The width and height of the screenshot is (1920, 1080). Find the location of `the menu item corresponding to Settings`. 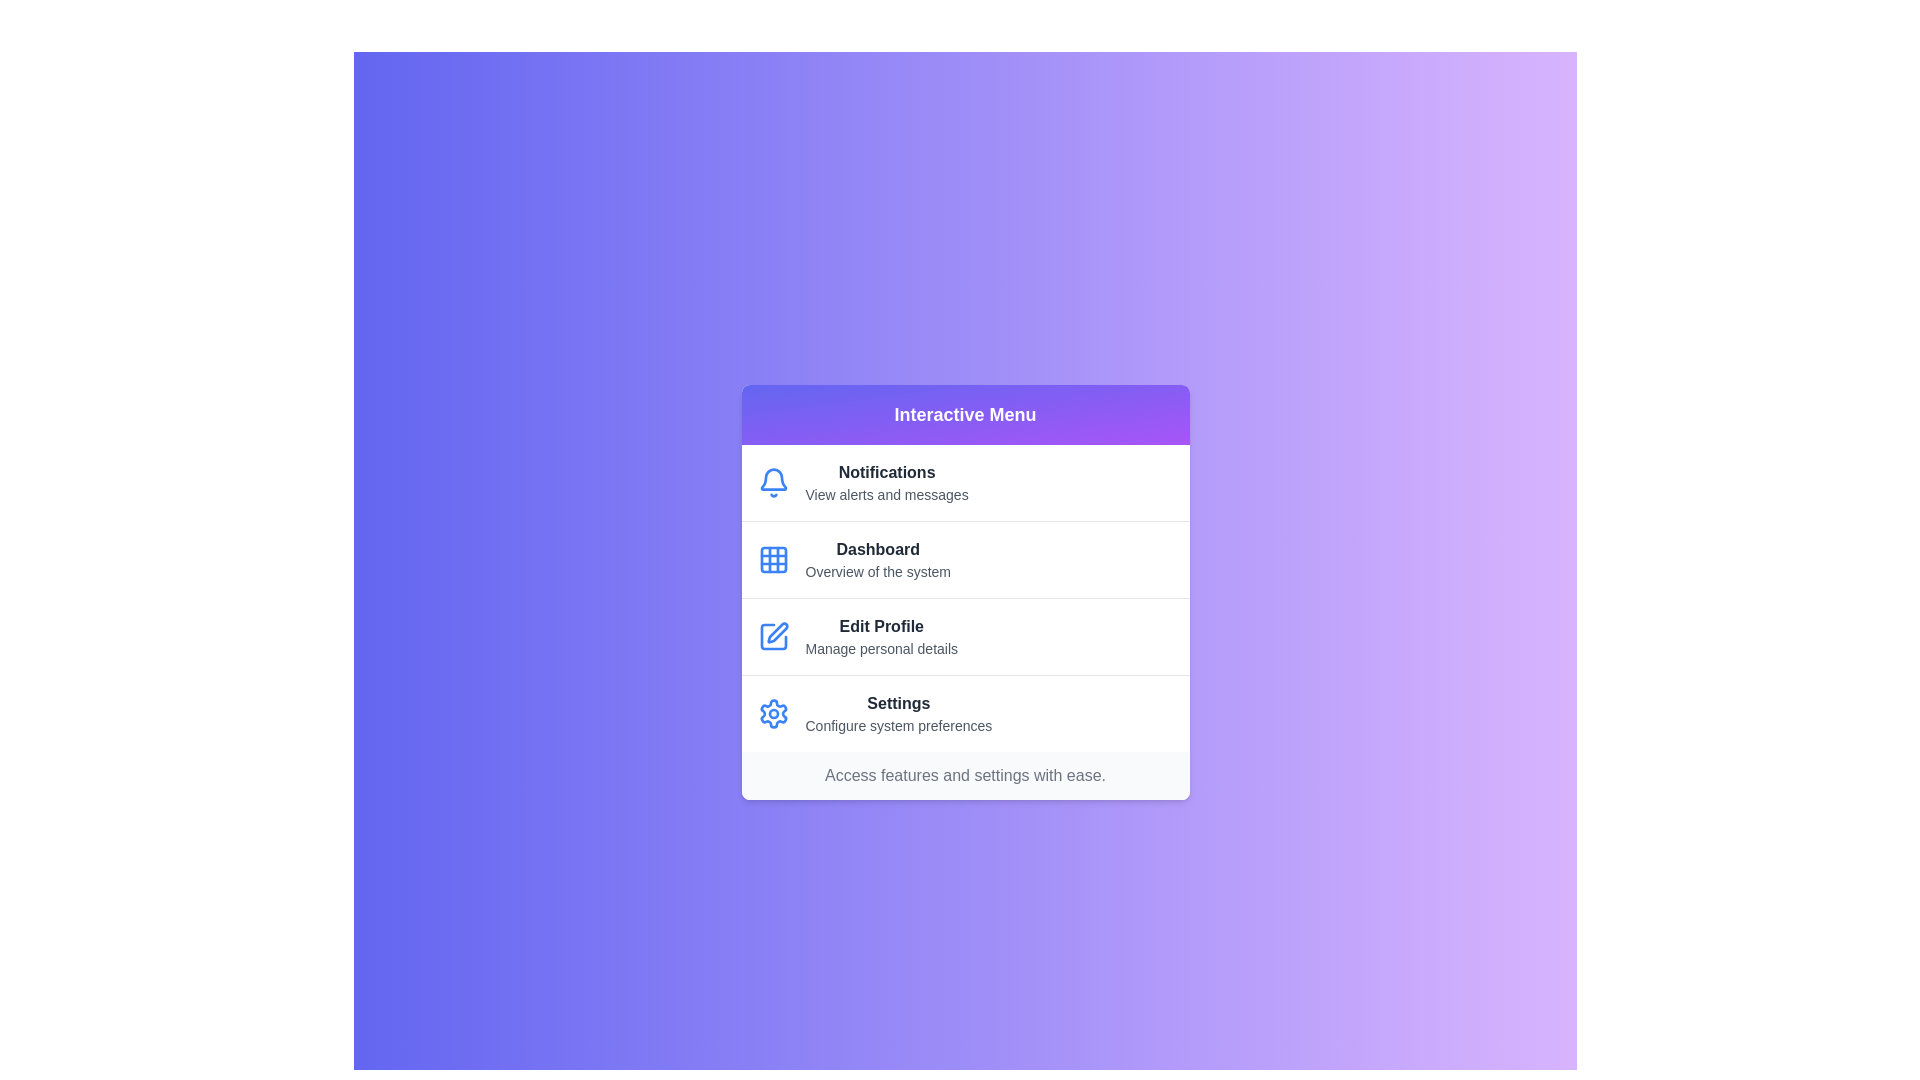

the menu item corresponding to Settings is located at coordinates (965, 712).